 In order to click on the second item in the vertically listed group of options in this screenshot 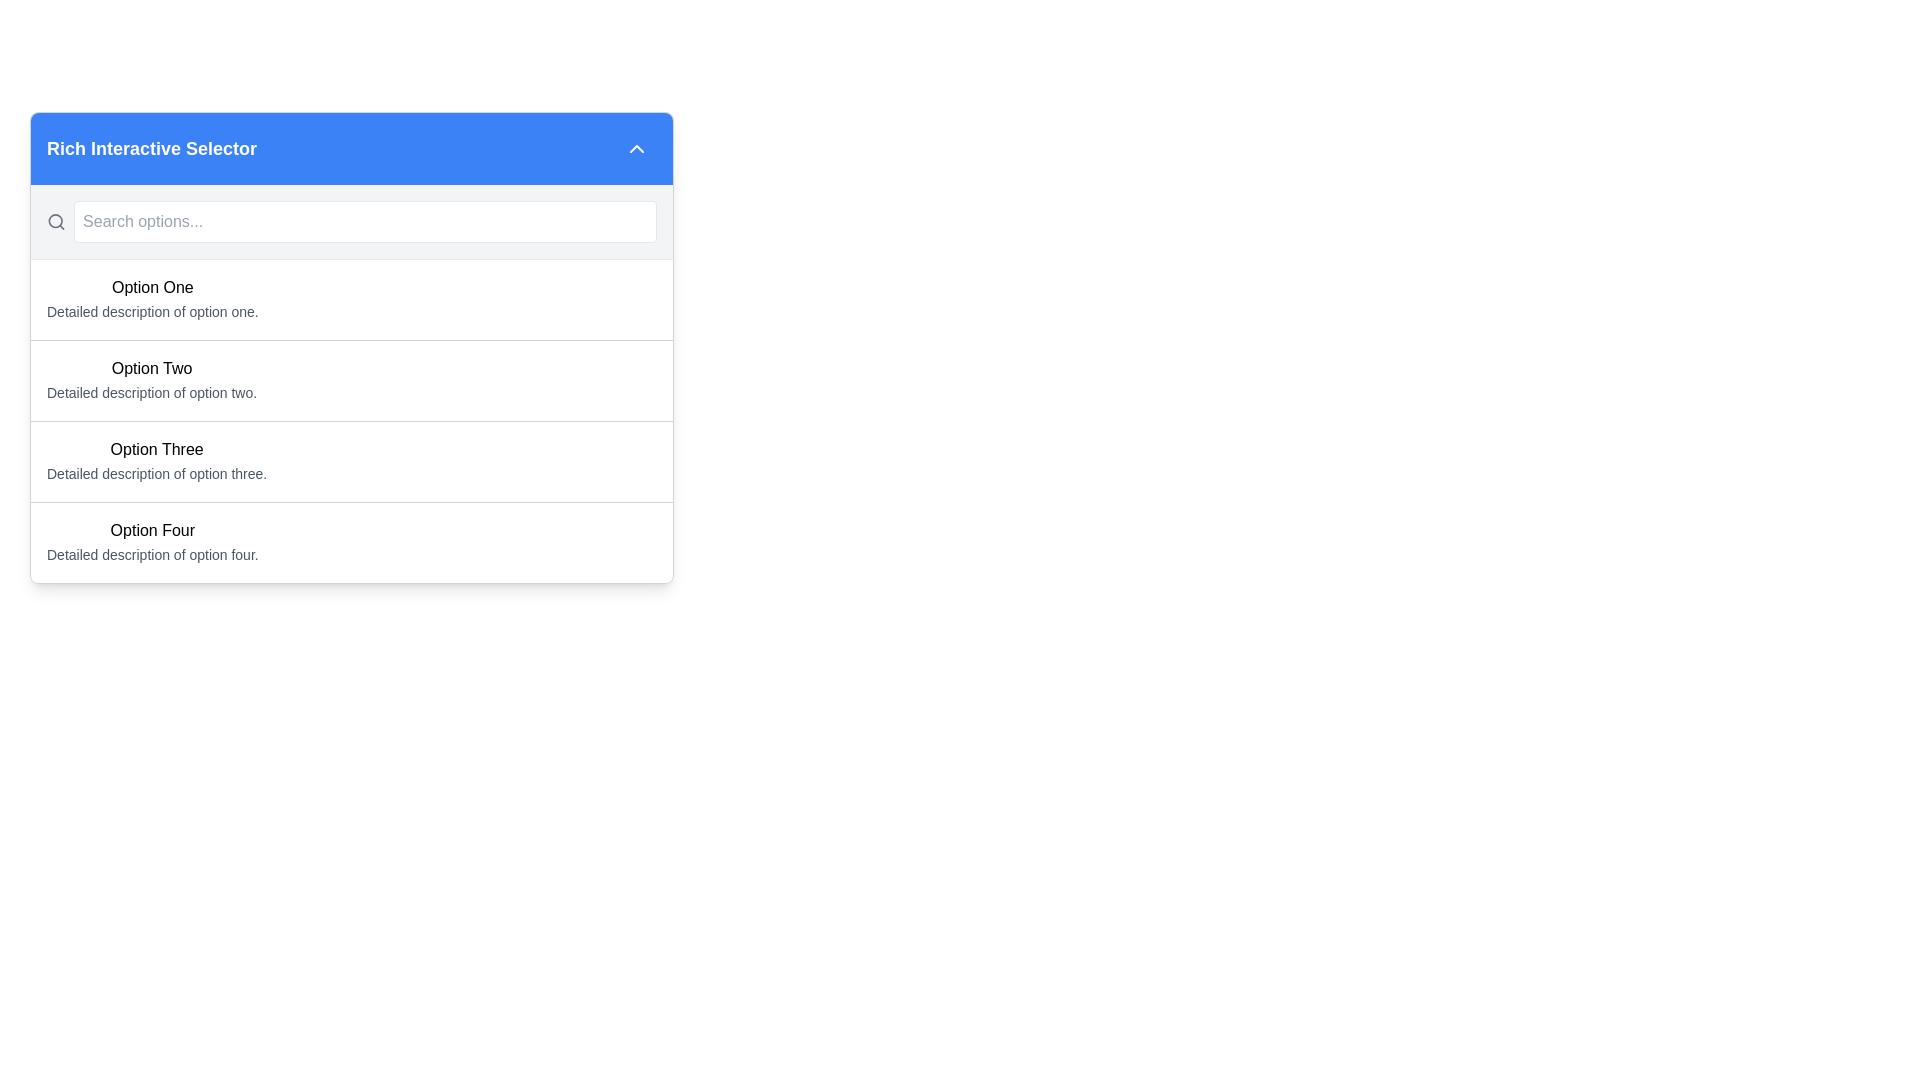, I will do `click(351, 384)`.